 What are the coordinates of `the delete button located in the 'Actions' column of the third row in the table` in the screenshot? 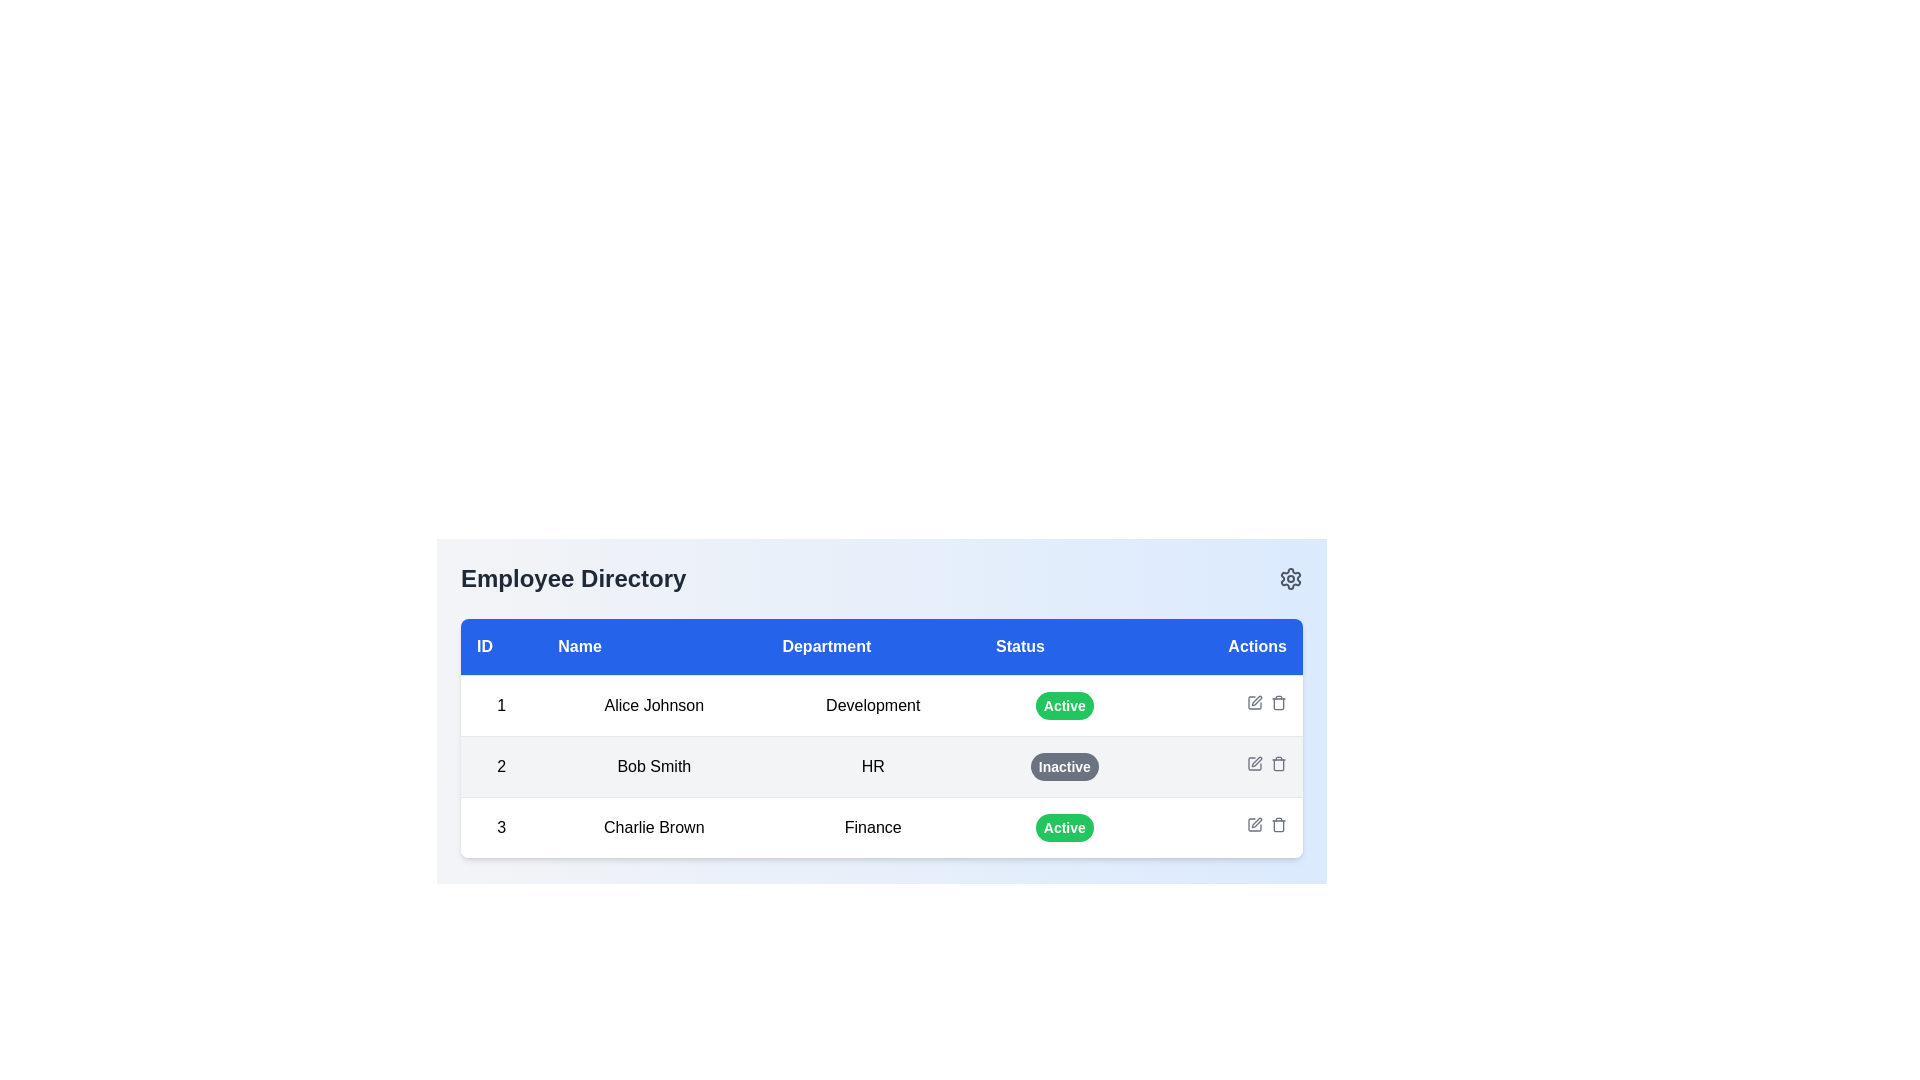 It's located at (1277, 825).